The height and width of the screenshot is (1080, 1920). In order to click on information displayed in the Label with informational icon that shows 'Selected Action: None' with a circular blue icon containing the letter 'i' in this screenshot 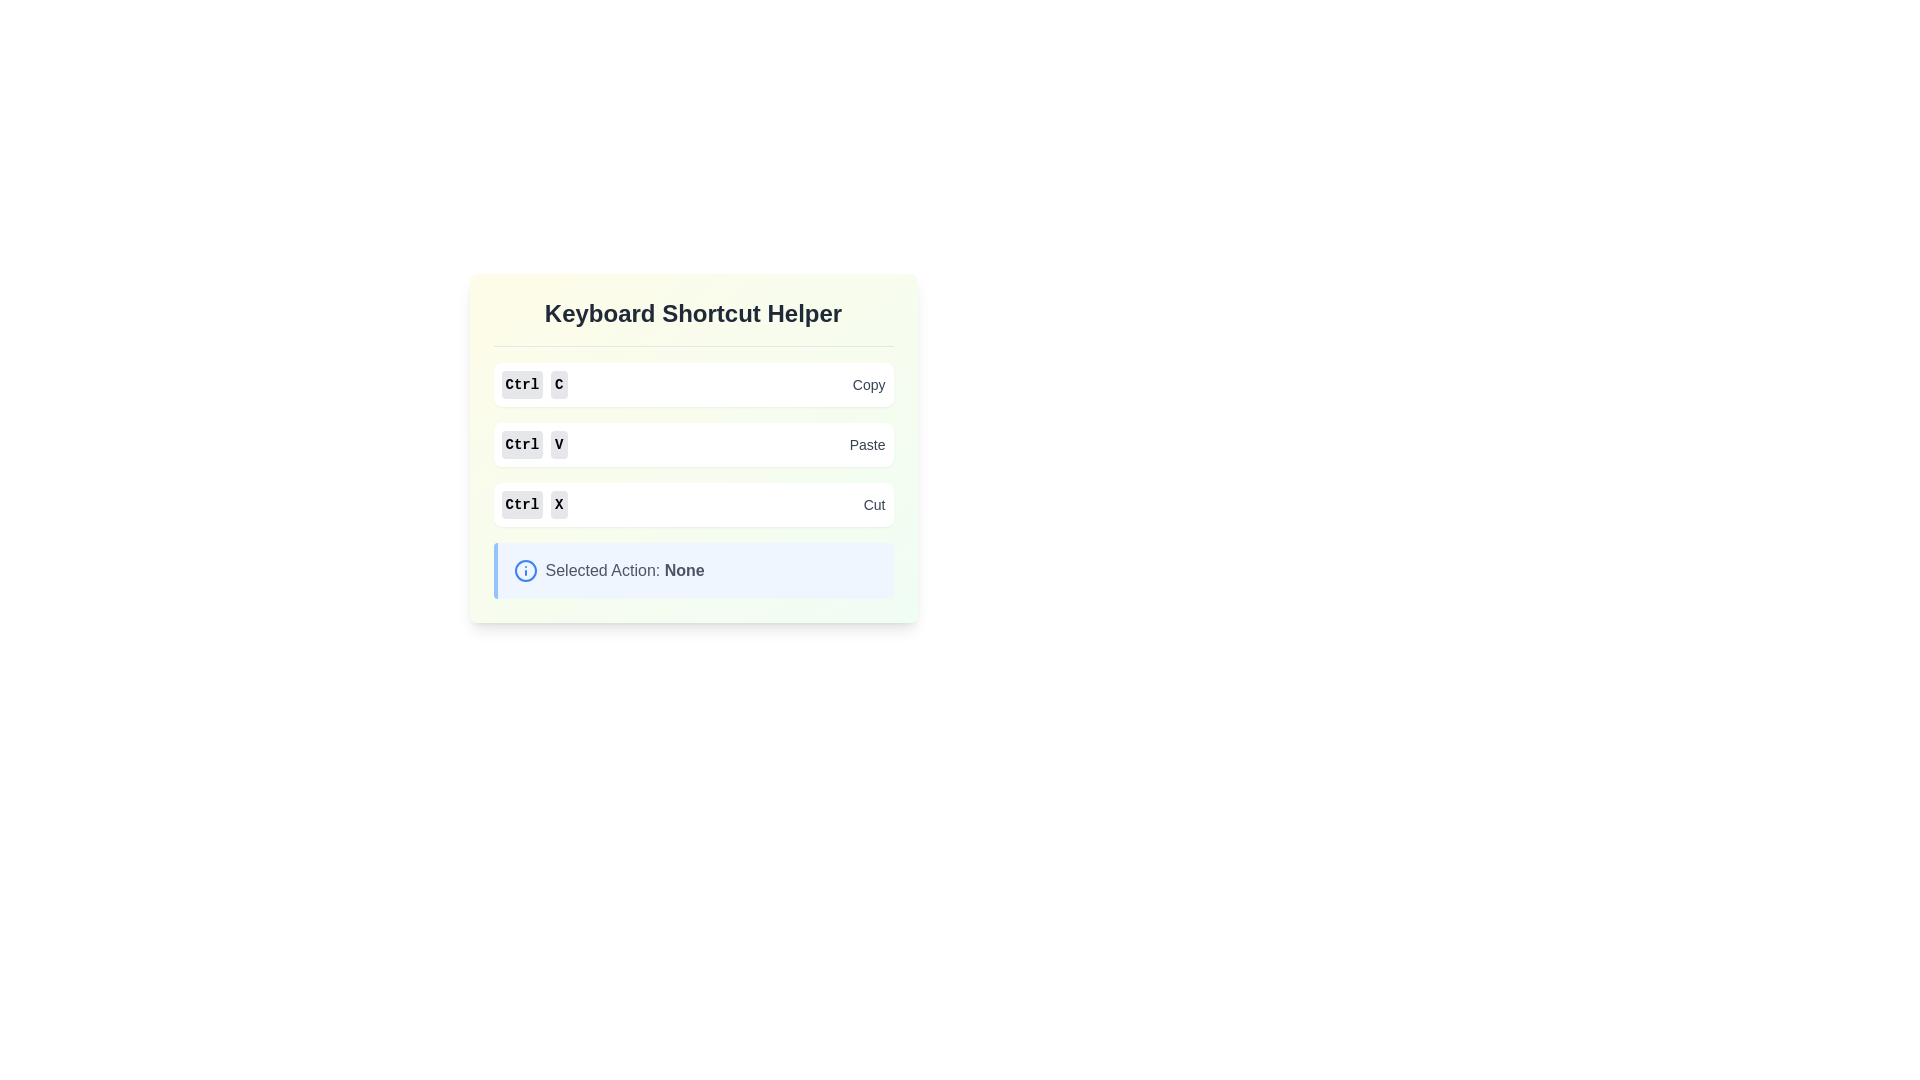, I will do `click(695, 570)`.